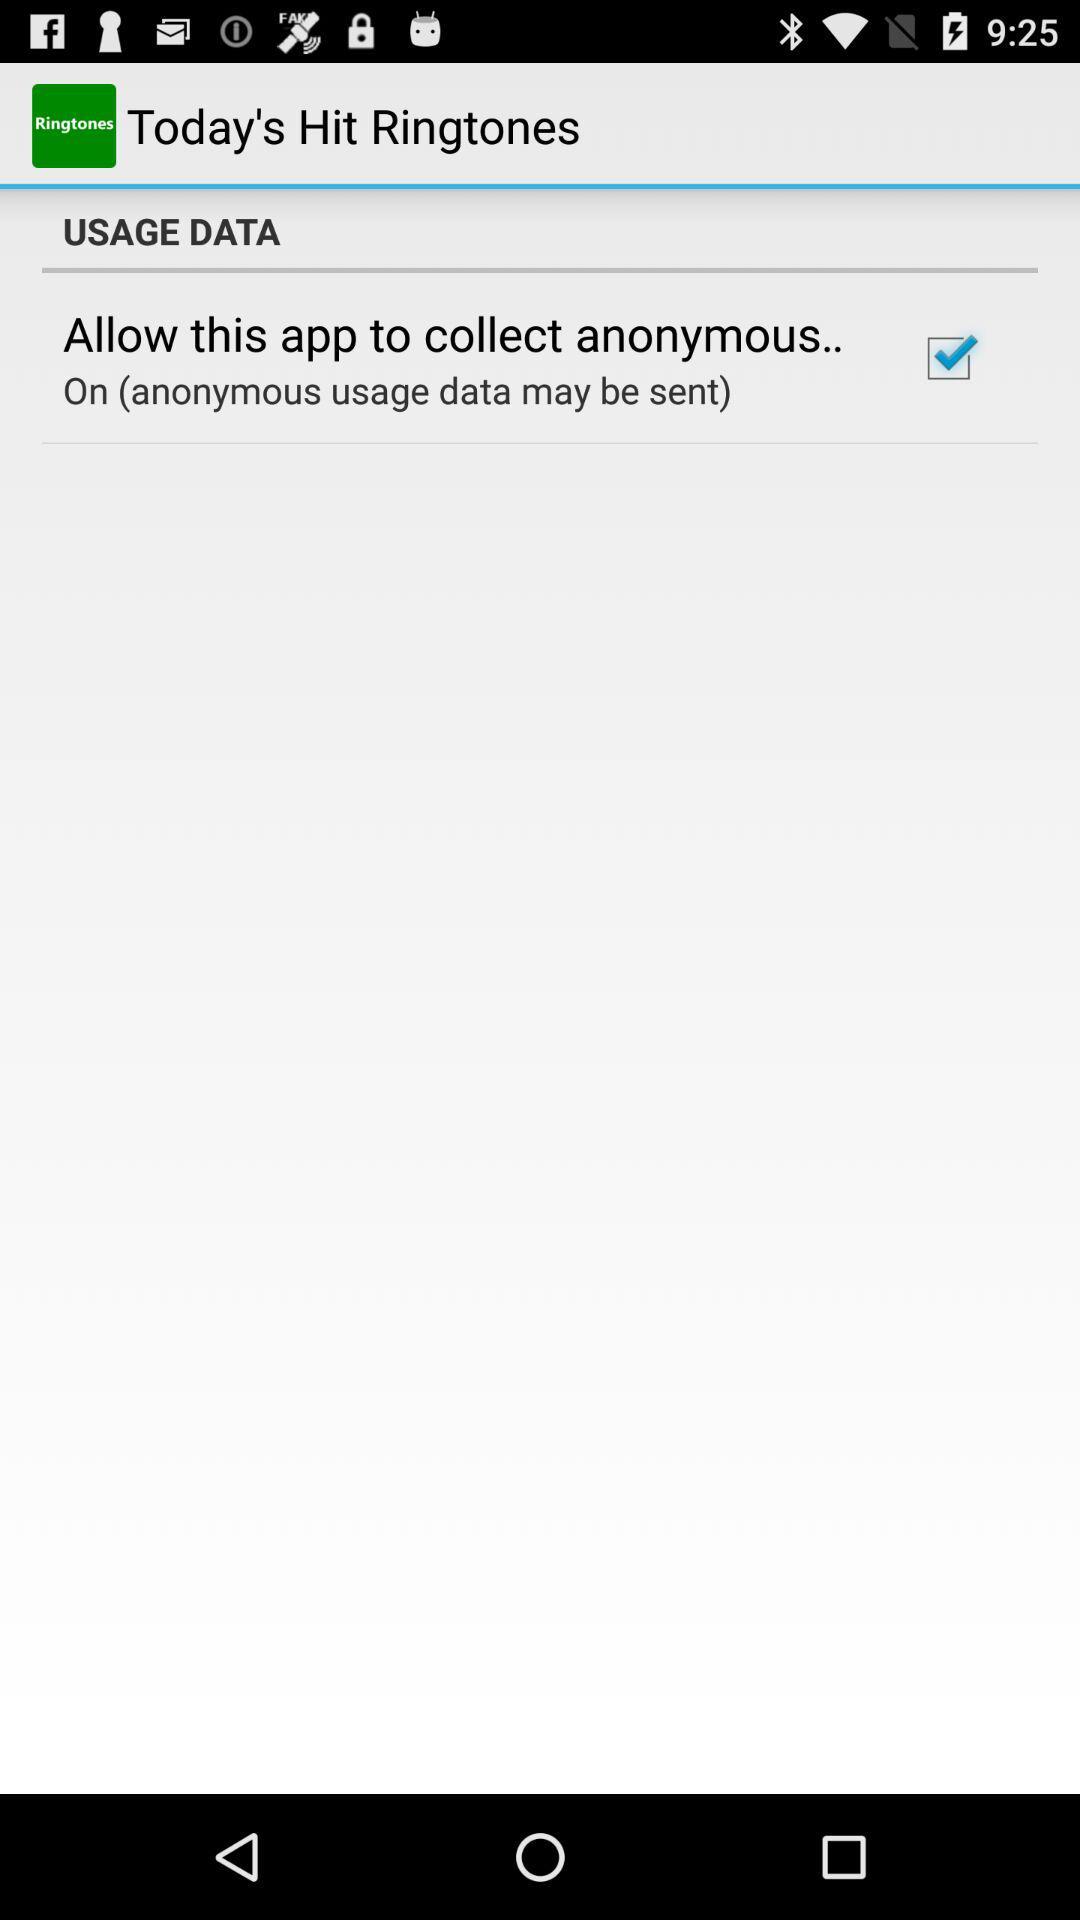  What do you see at coordinates (947, 358) in the screenshot?
I see `the icon at the top right corner` at bounding box center [947, 358].